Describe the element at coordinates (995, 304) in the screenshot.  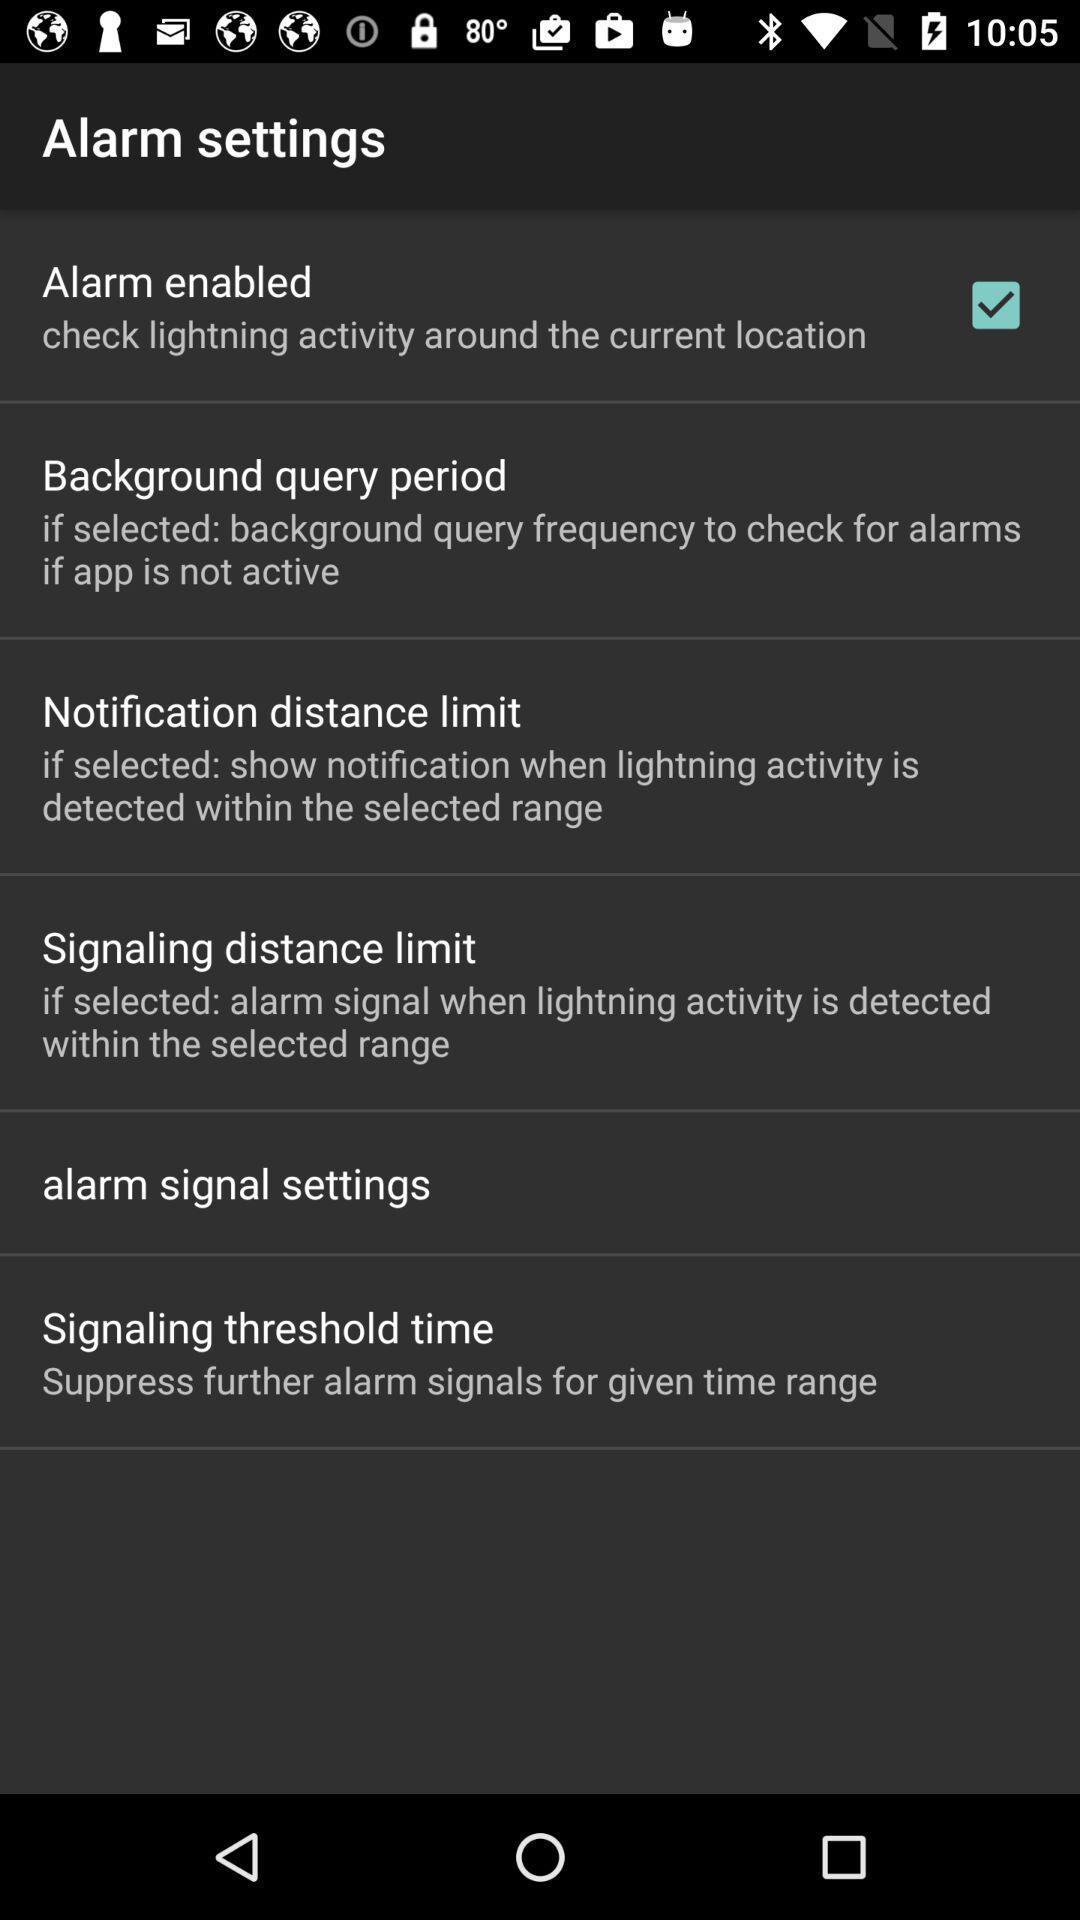
I see `checkbox at the top right corner` at that location.